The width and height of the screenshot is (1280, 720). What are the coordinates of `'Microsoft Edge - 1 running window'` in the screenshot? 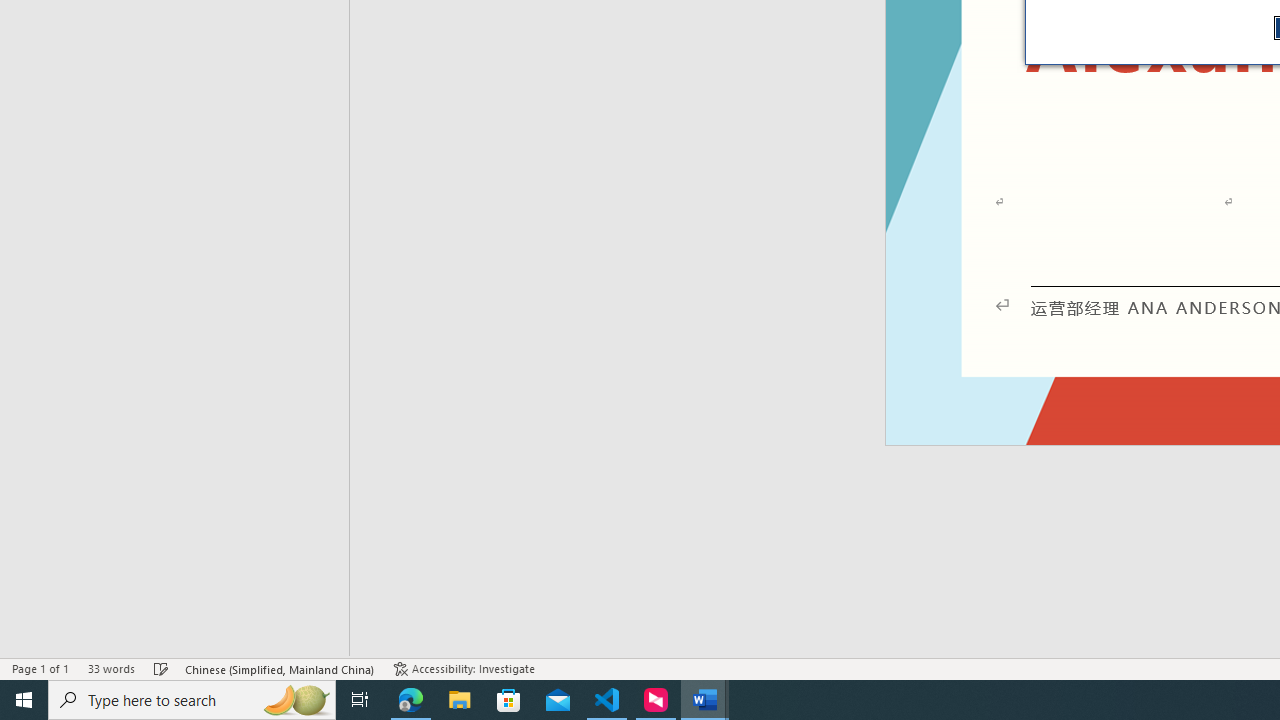 It's located at (410, 698).